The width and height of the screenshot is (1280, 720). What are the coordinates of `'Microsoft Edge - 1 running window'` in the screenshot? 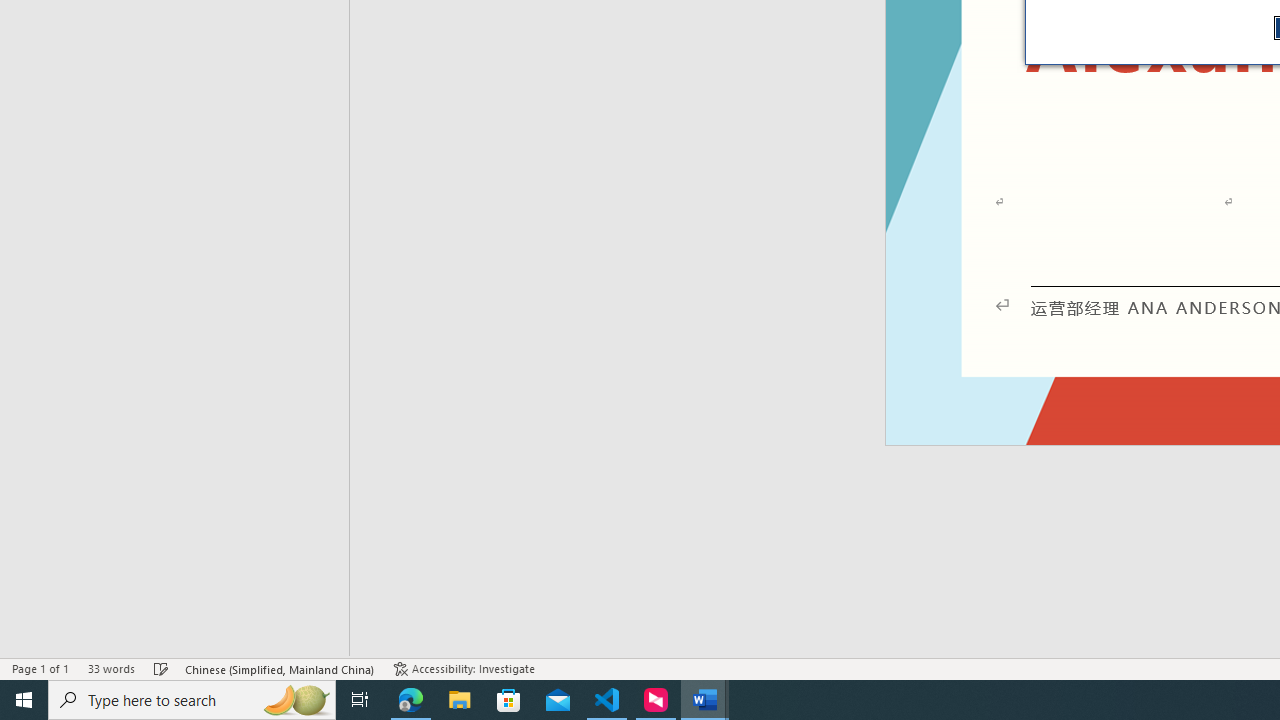 It's located at (410, 698).